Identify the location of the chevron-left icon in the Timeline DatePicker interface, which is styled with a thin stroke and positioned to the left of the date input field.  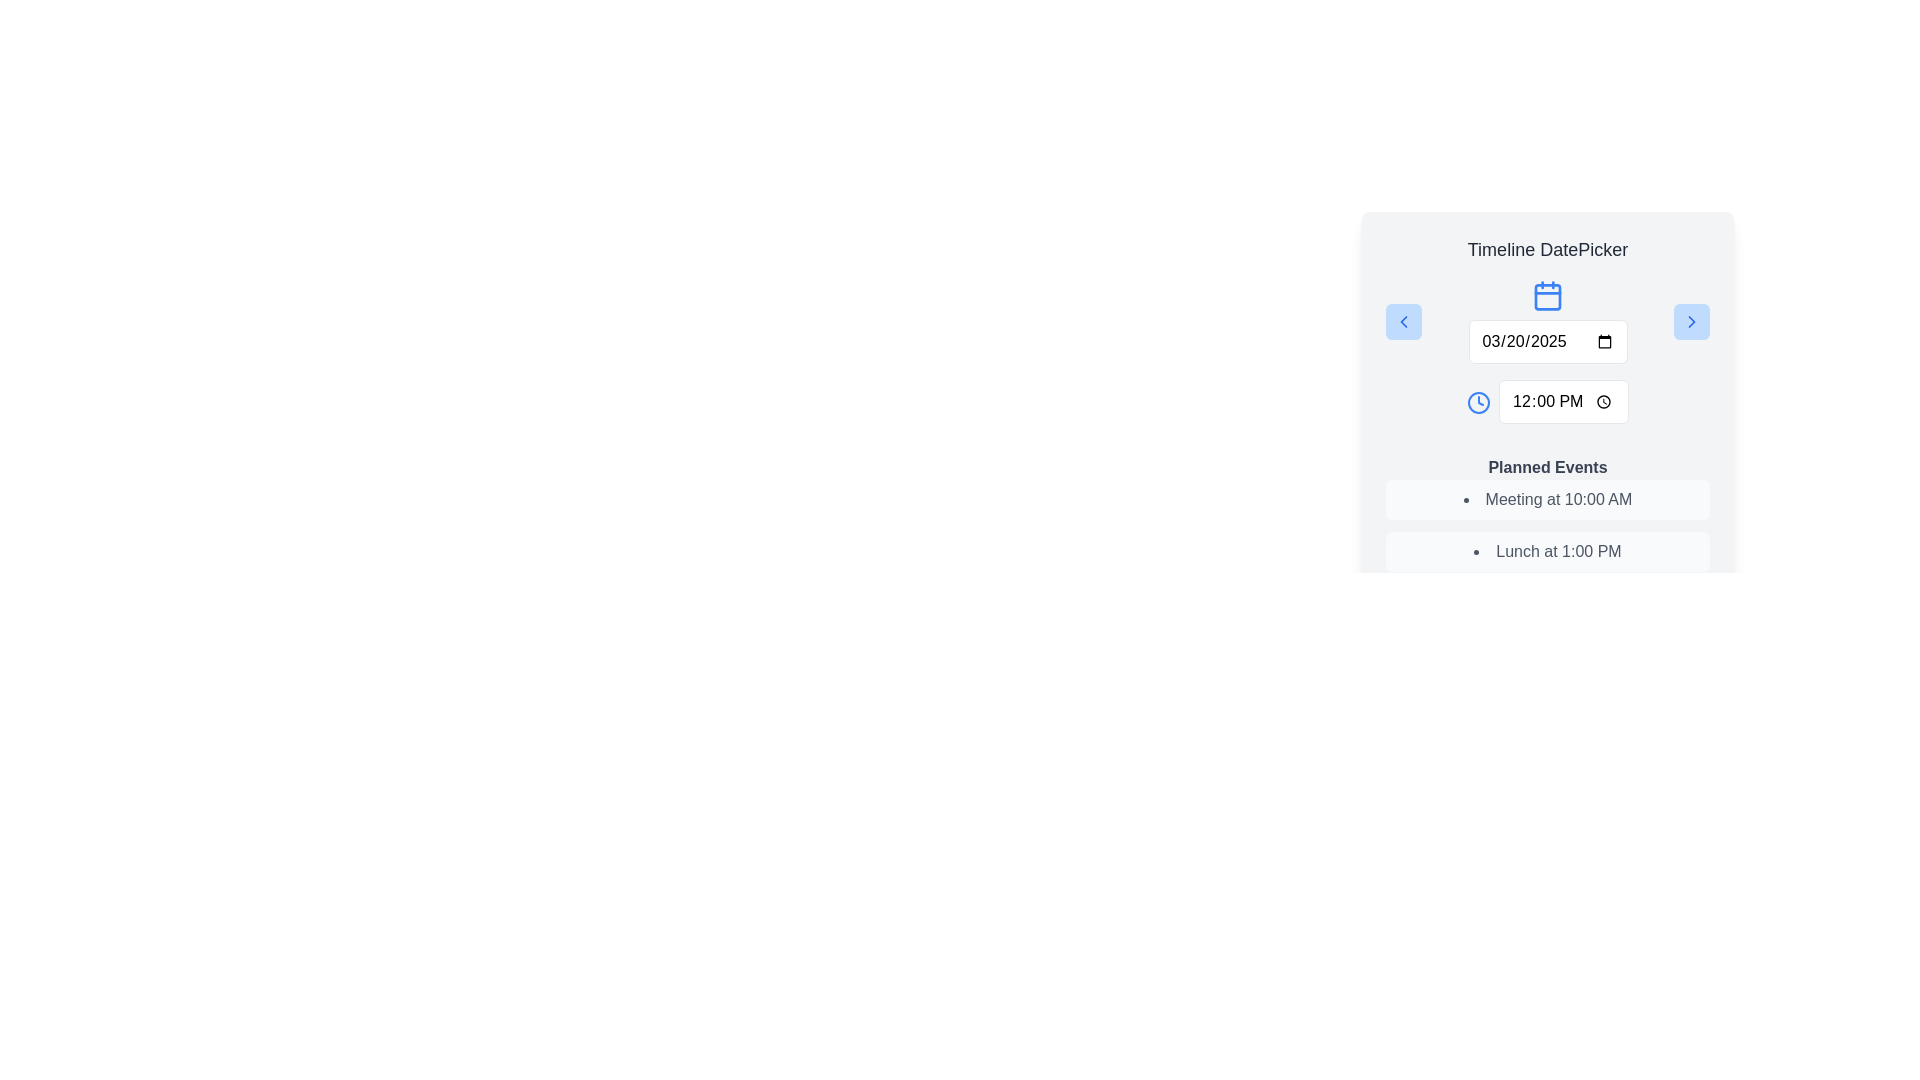
(1402, 320).